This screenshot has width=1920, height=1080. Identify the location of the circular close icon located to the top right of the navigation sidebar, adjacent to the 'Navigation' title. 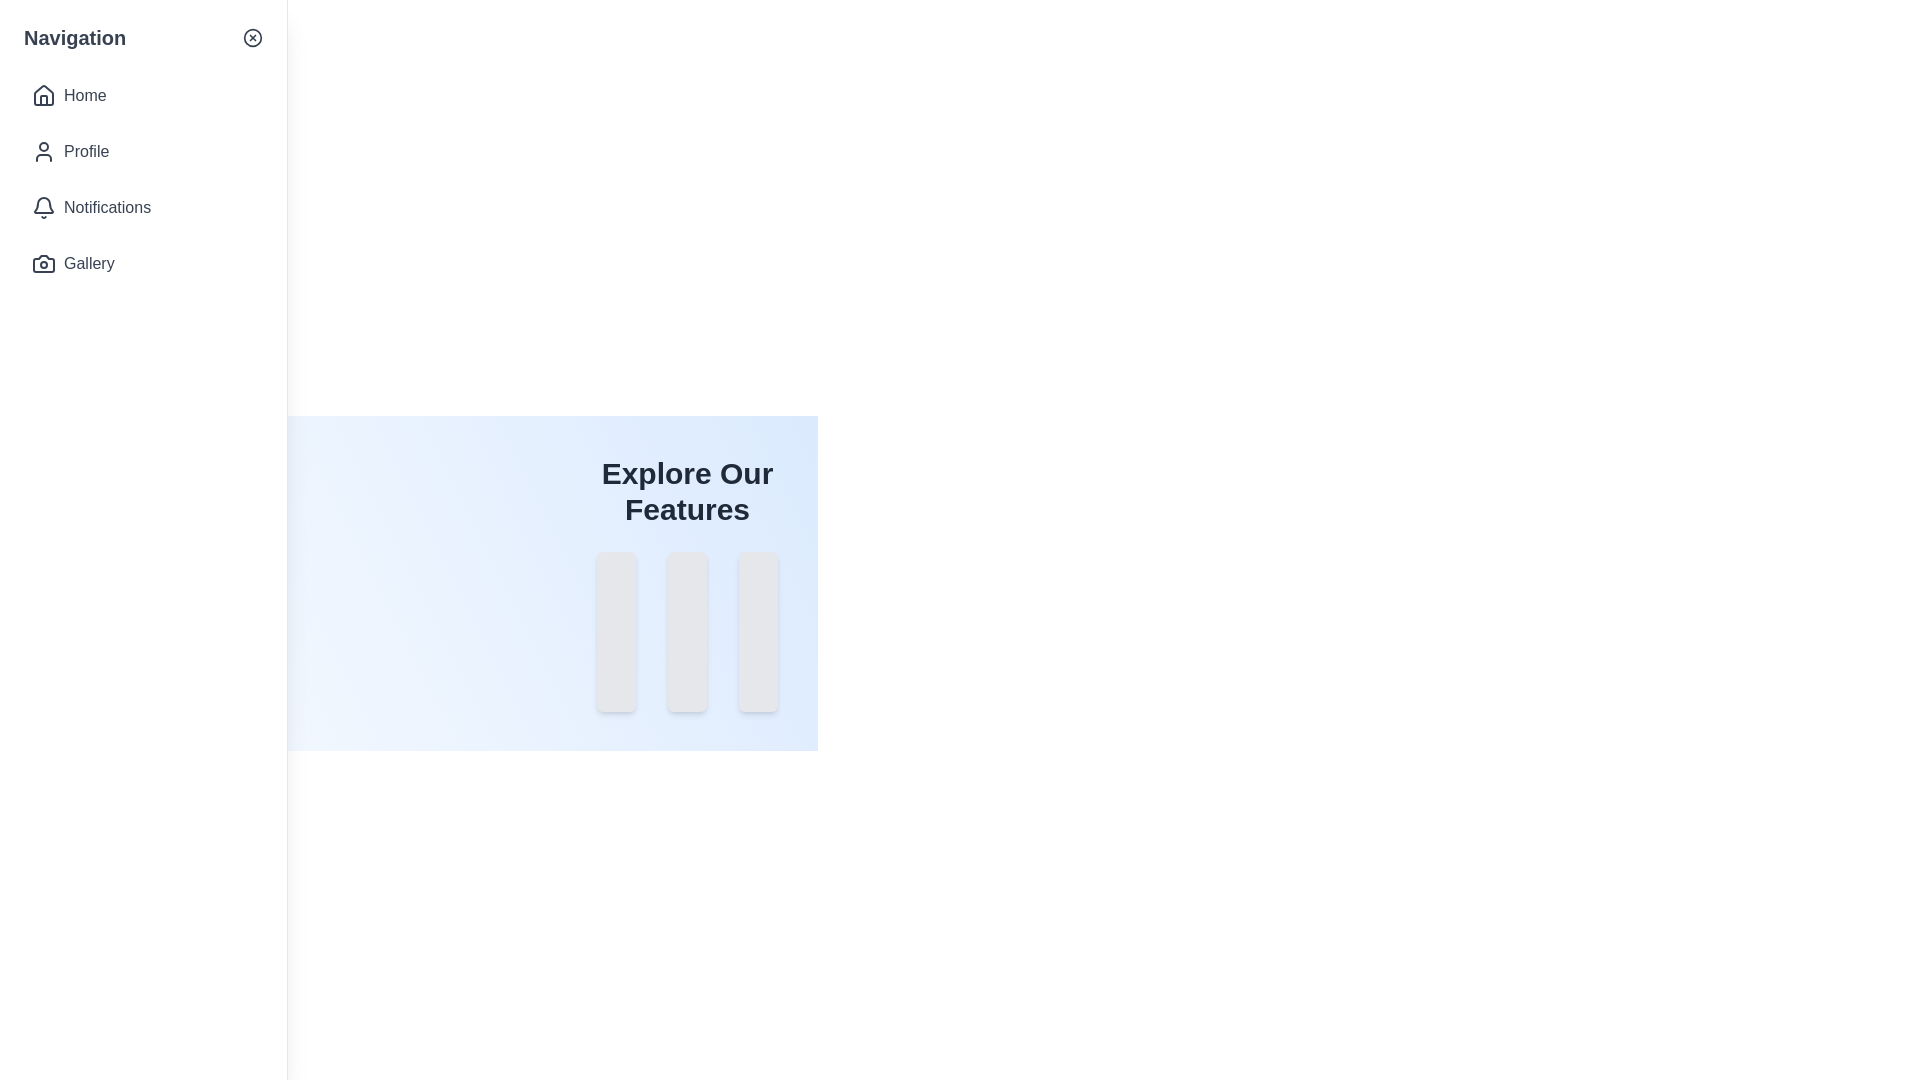
(252, 38).